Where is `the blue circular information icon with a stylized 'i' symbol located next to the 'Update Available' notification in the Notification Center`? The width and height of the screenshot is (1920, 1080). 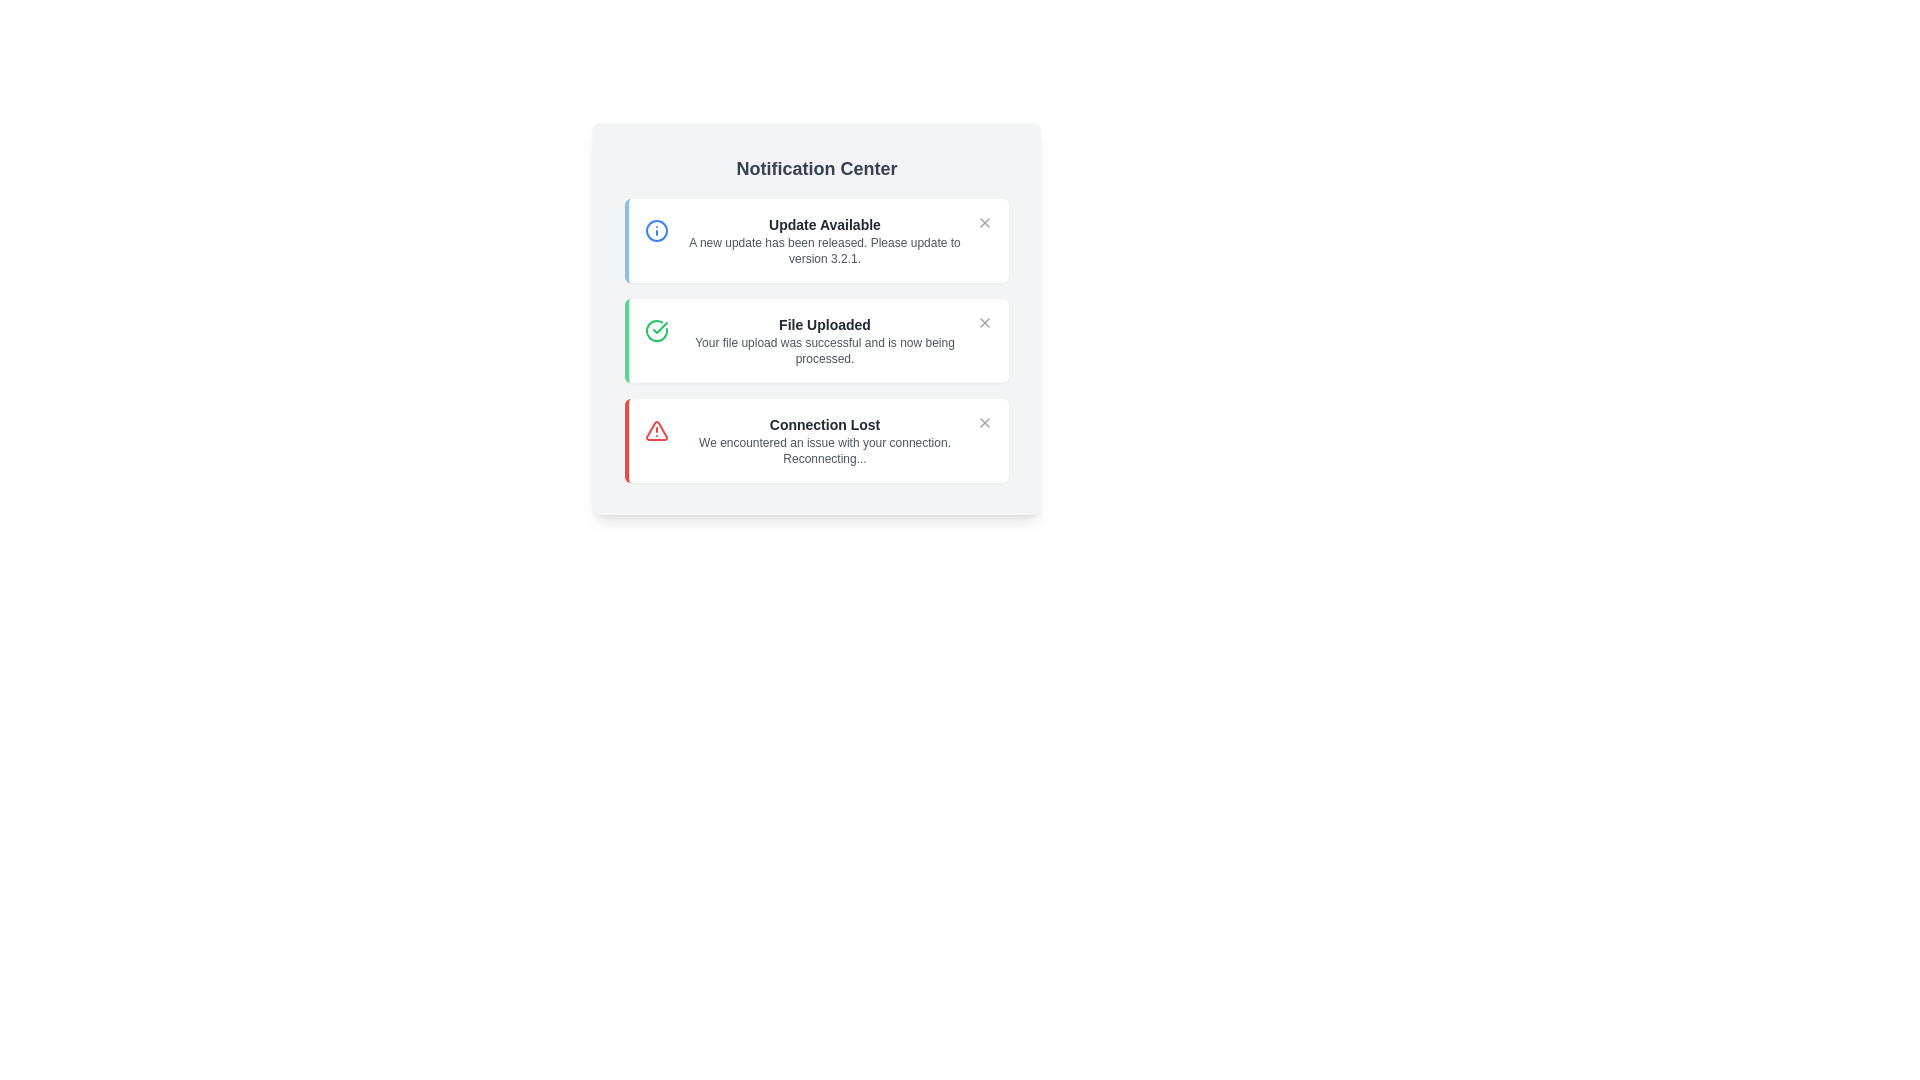 the blue circular information icon with a stylized 'i' symbol located next to the 'Update Available' notification in the Notification Center is located at coordinates (657, 230).